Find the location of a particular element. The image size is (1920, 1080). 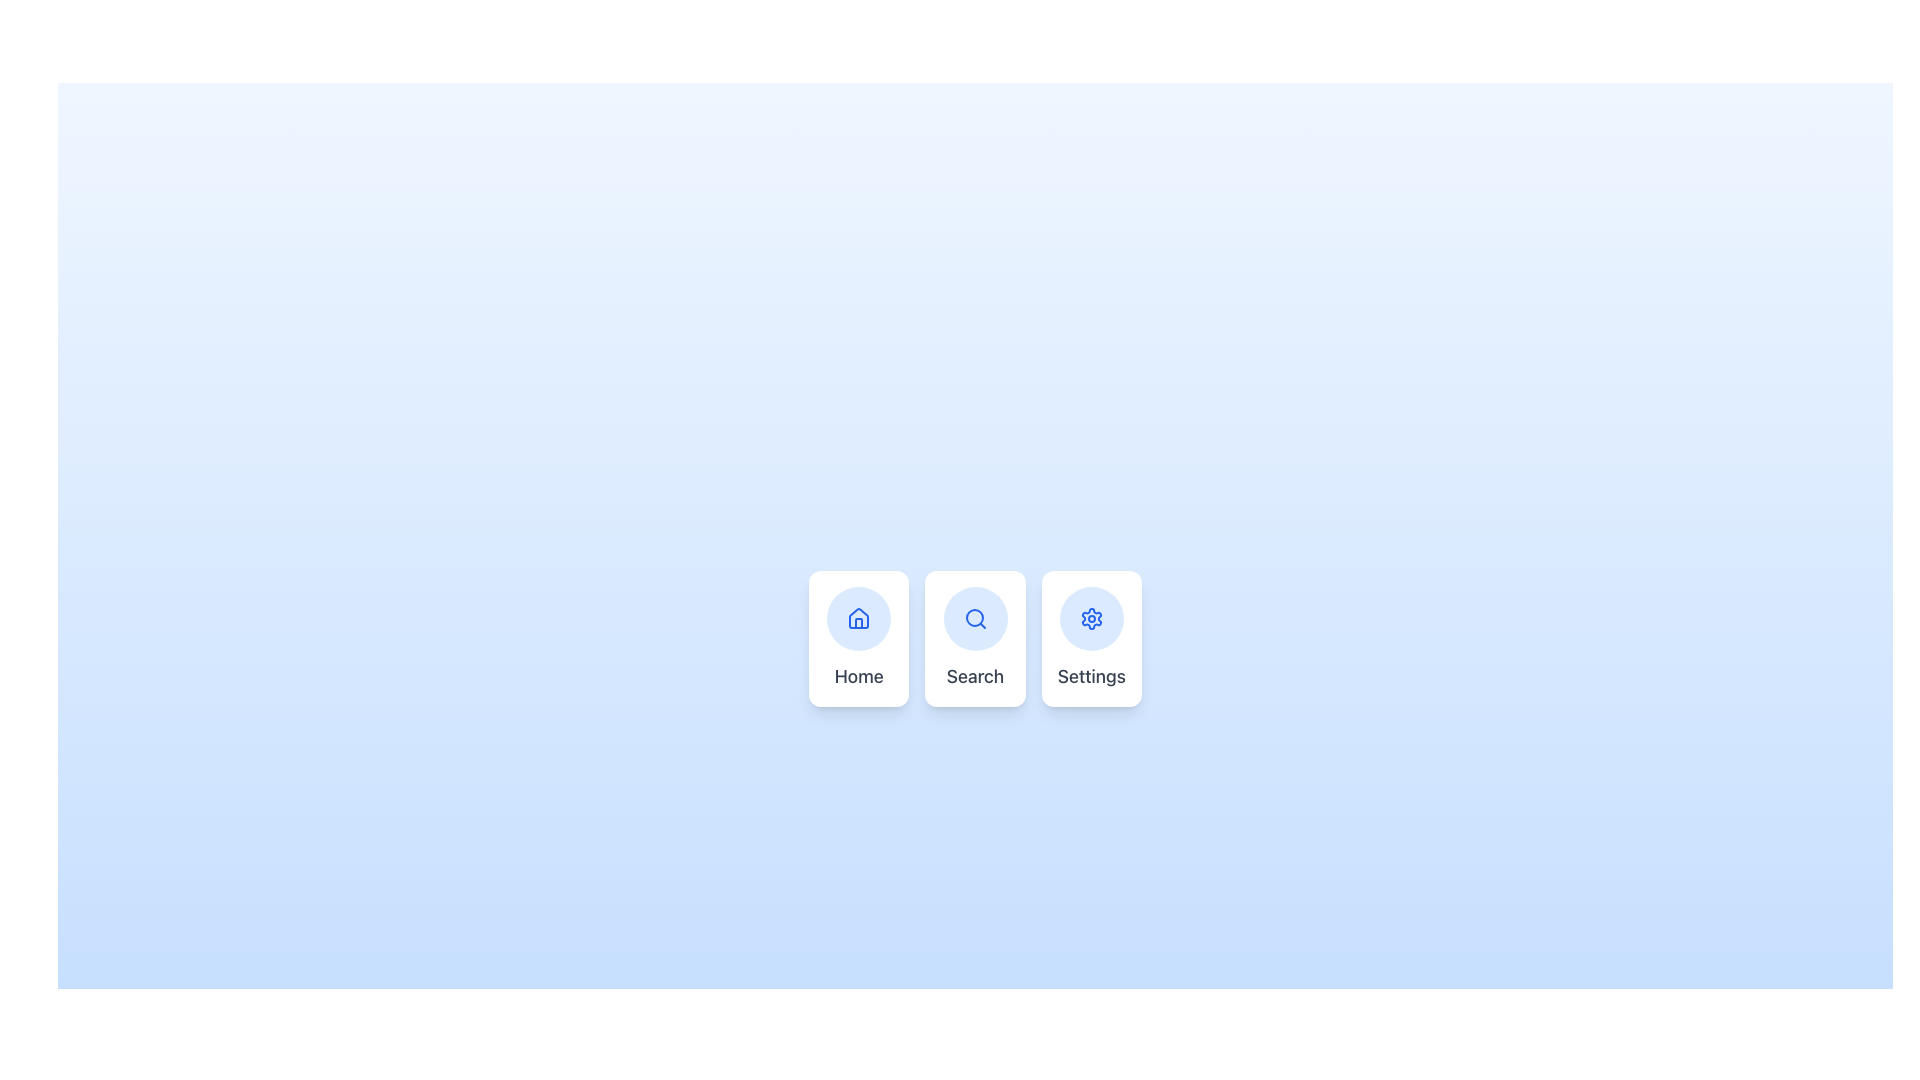

the second icon in the horizontal group of three, which symbolizes the search functionality is located at coordinates (975, 617).